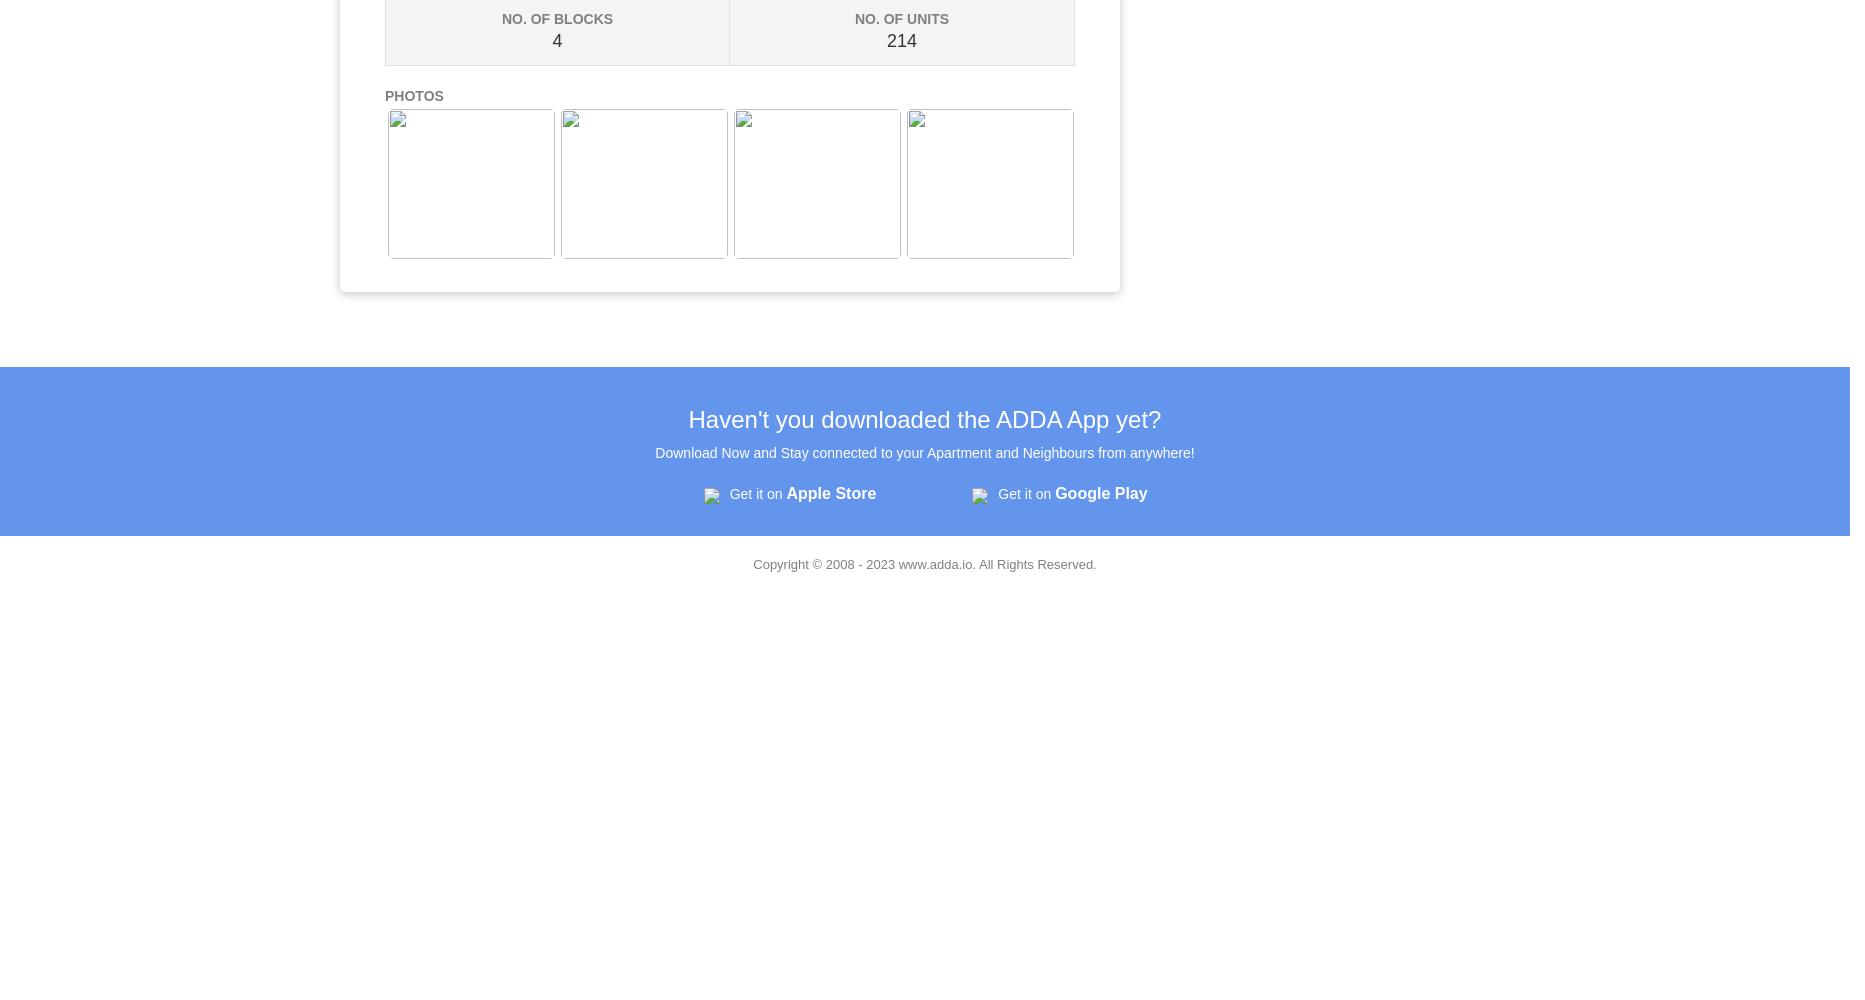 The image size is (1865, 1000). I want to click on 'Download Now and Stay connected to your Apartment and Neighbours from anywhere!', so click(924, 452).